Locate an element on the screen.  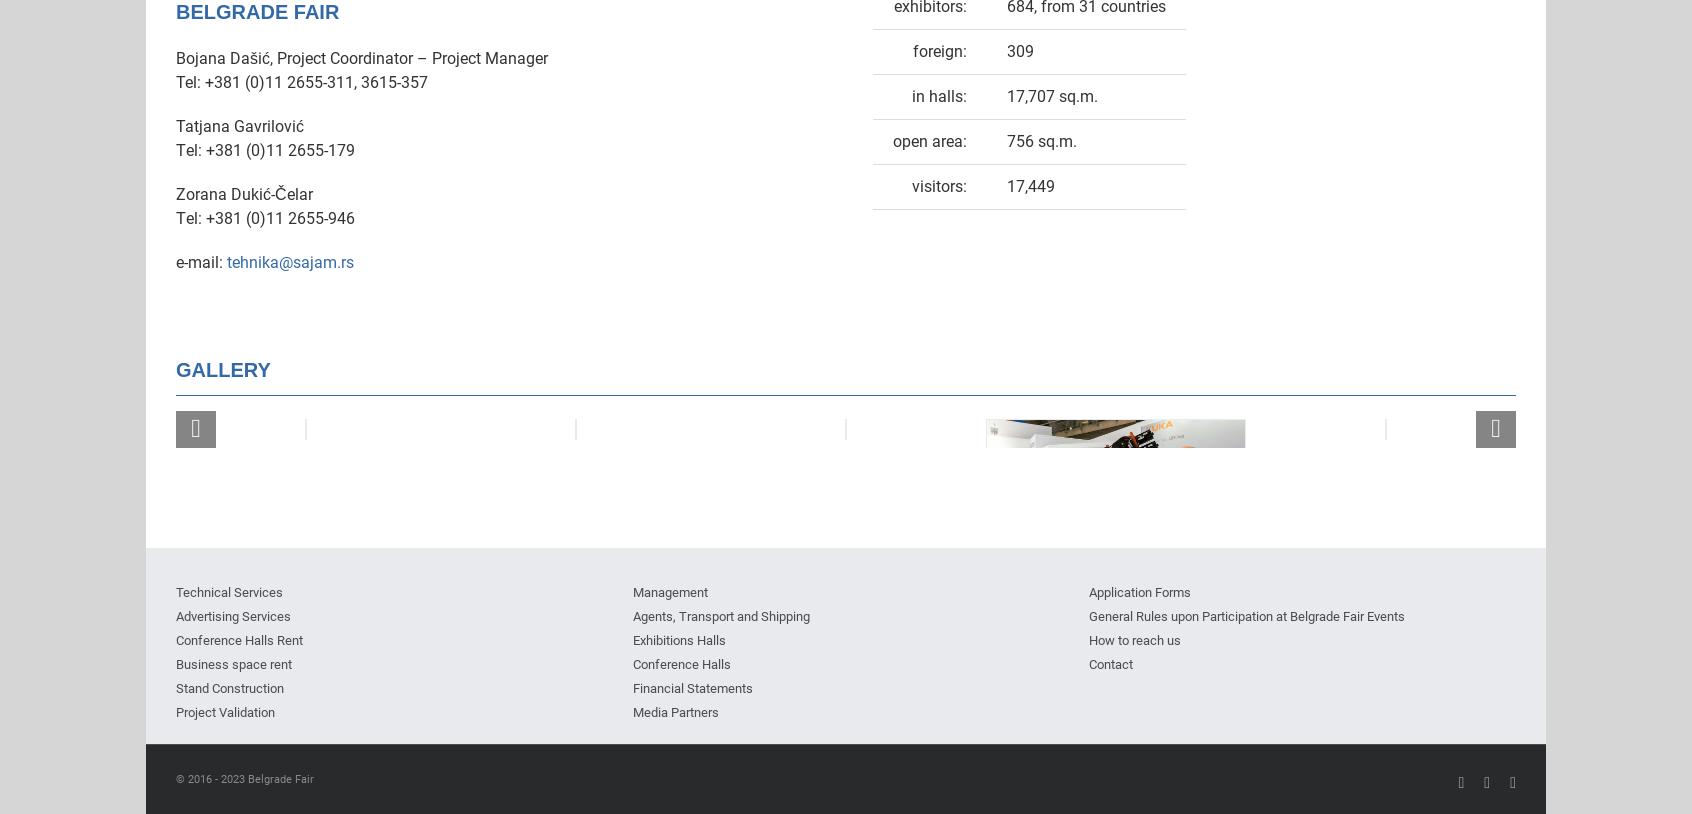
'Tatjana Gavrilović' is located at coordinates (239, 124).